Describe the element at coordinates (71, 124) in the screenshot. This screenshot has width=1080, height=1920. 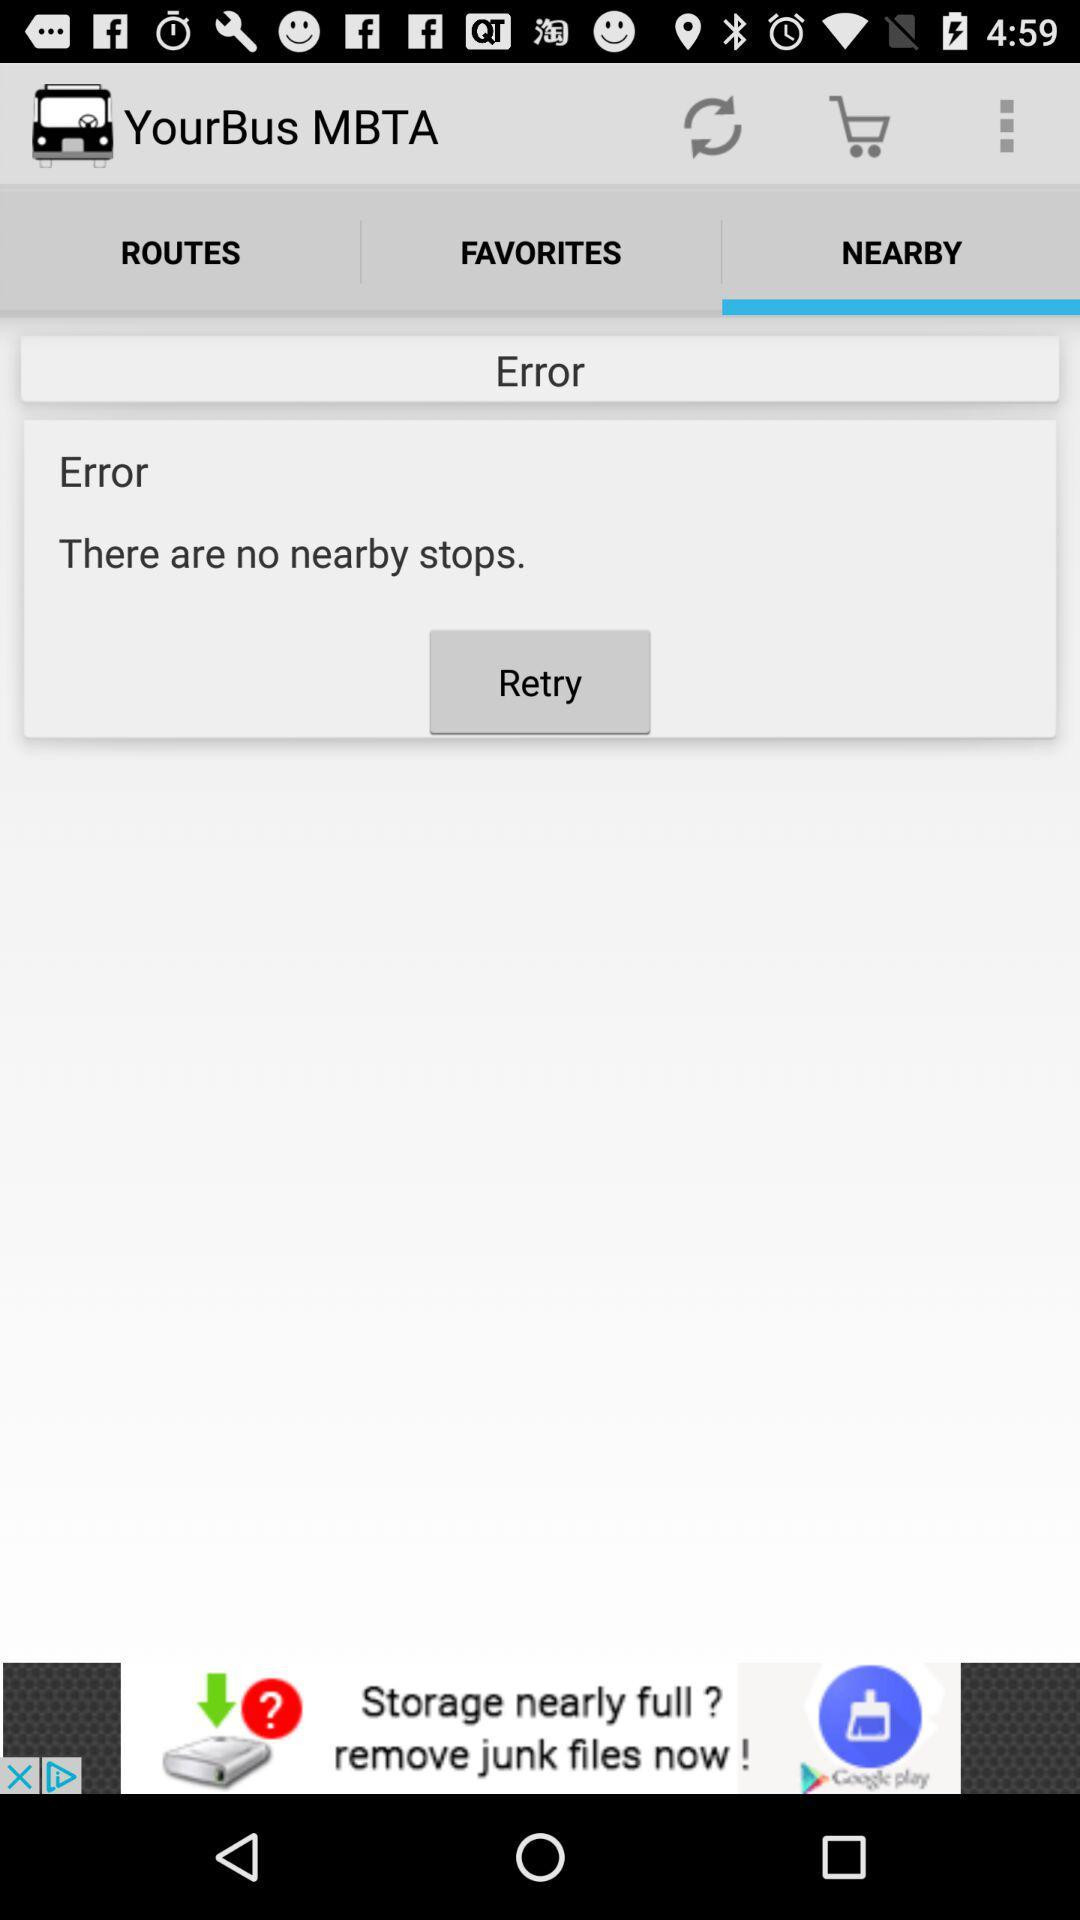
I see `the logo left side of yourbus mbta` at that location.